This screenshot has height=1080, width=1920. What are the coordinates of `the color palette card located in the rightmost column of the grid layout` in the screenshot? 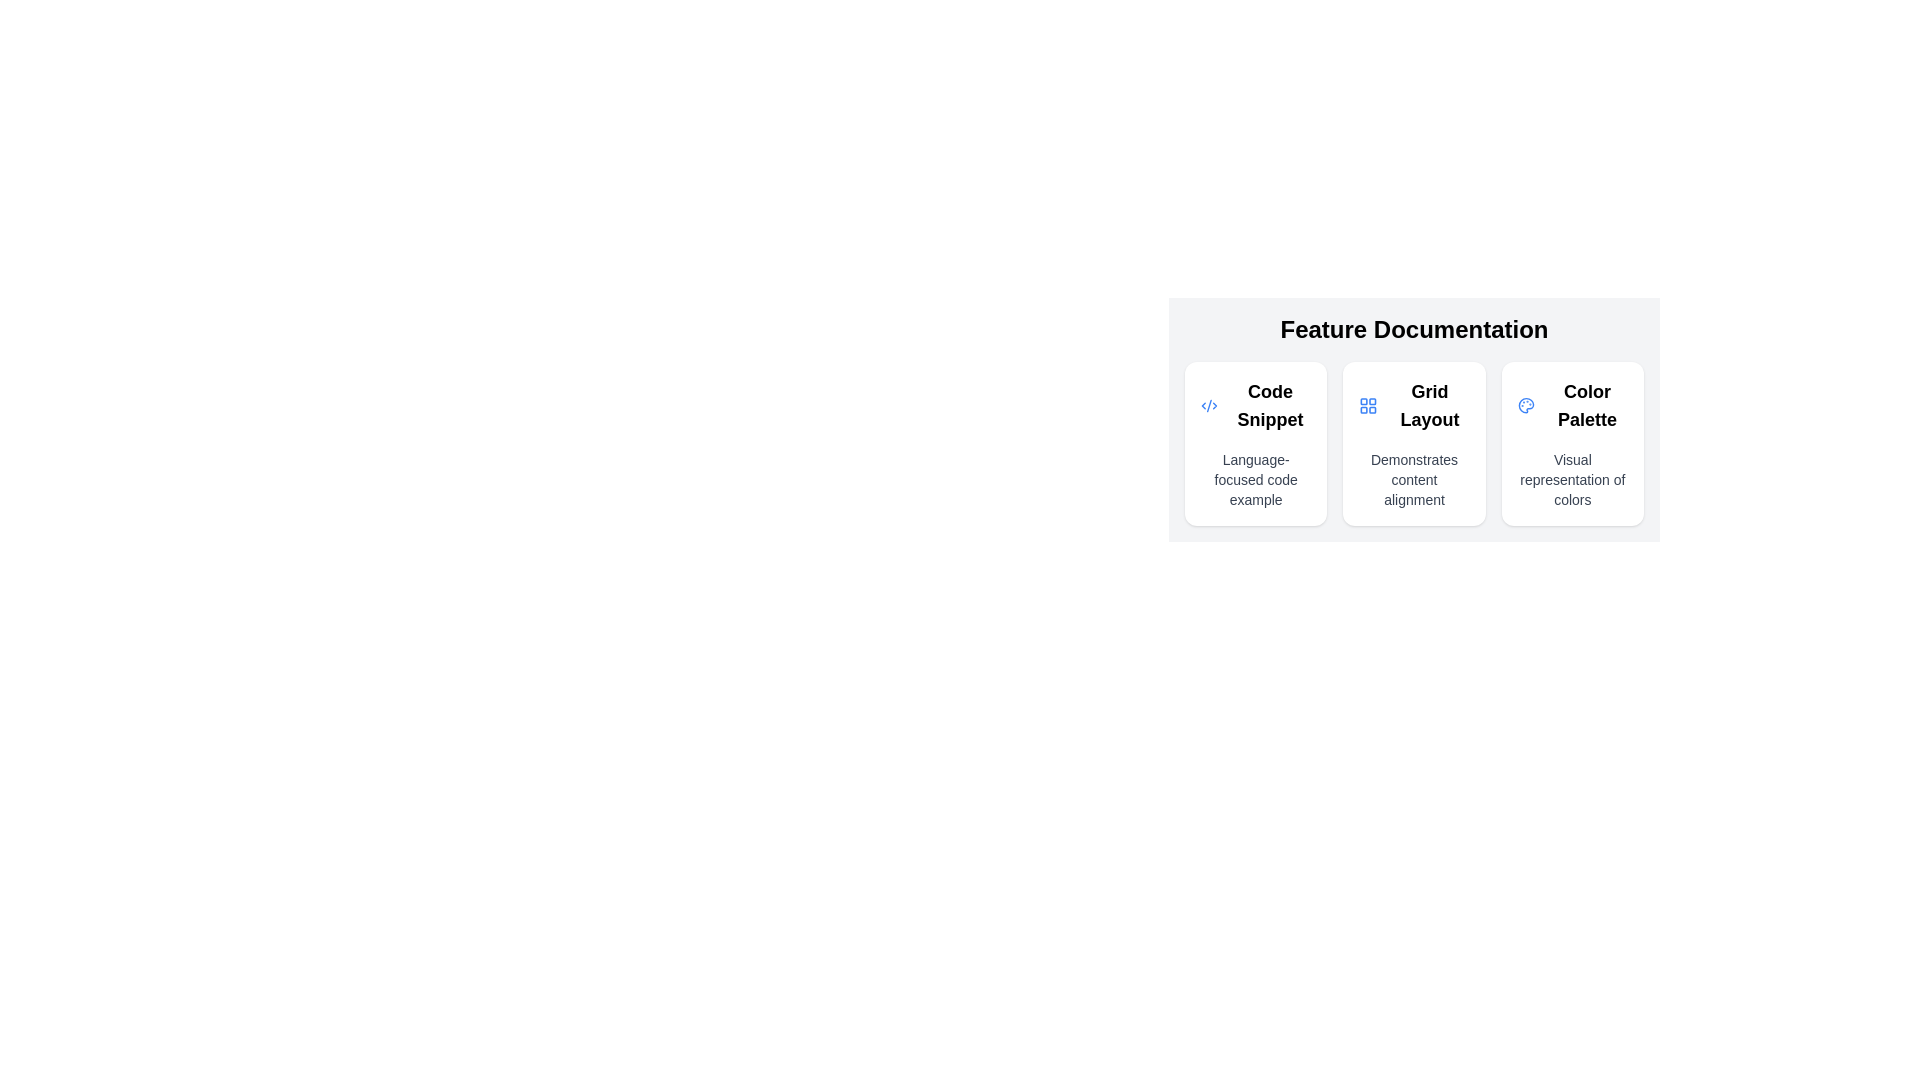 It's located at (1570, 442).